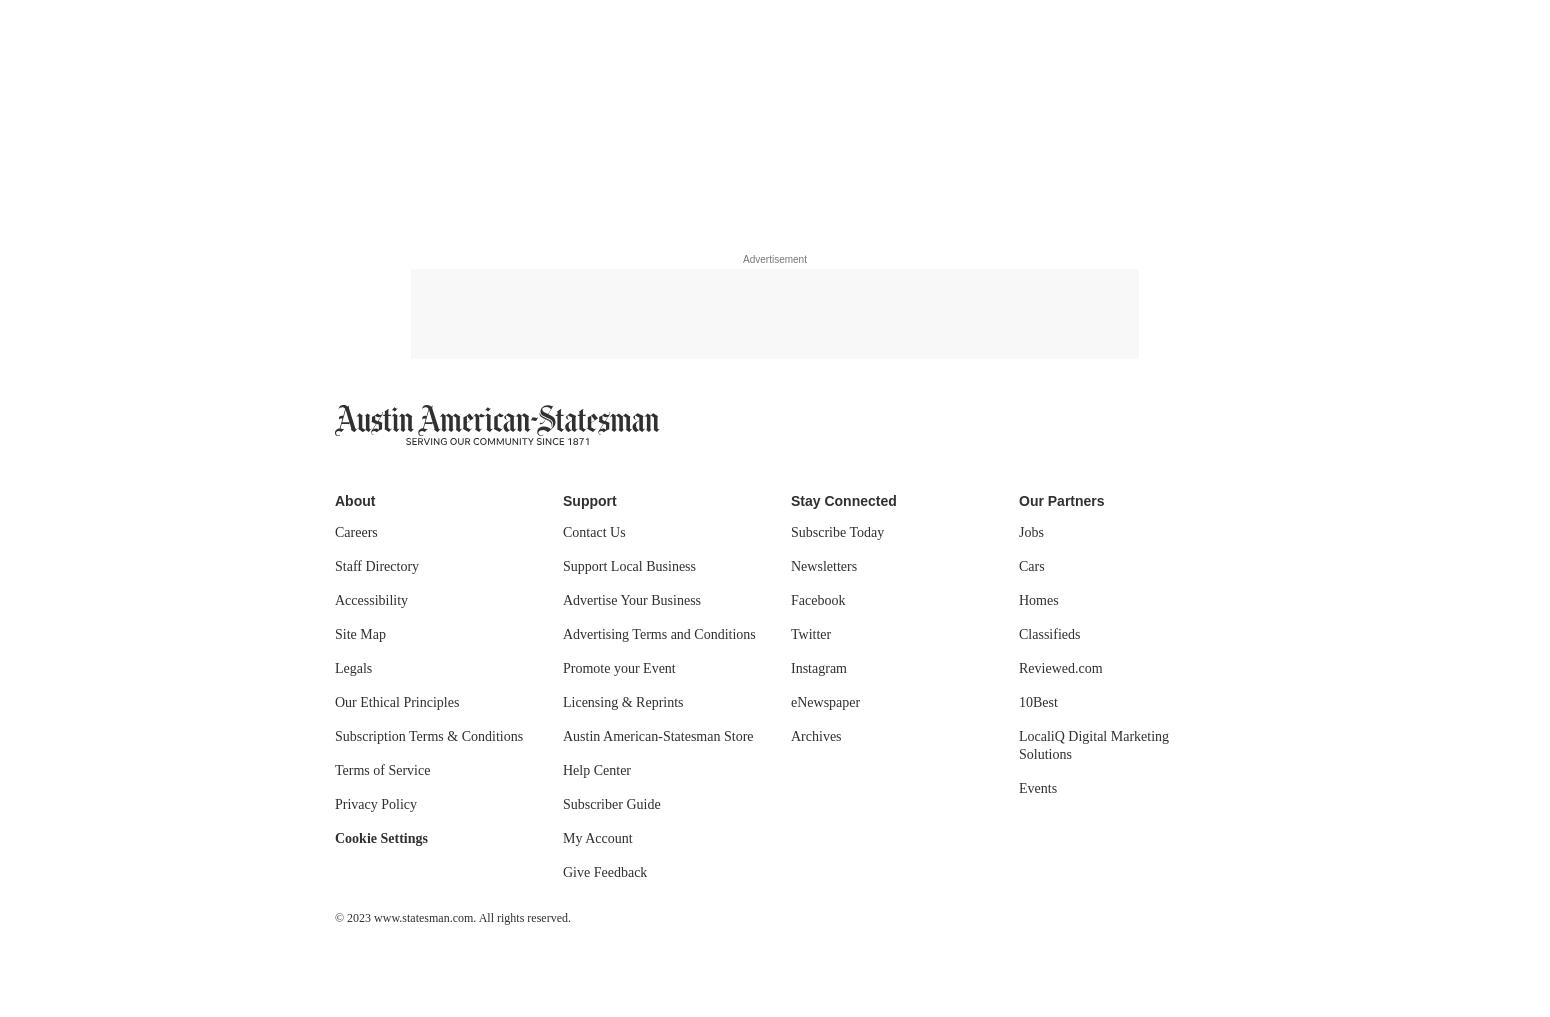 This screenshot has height=1017, width=1550. I want to click on 'Staff Directory', so click(375, 565).